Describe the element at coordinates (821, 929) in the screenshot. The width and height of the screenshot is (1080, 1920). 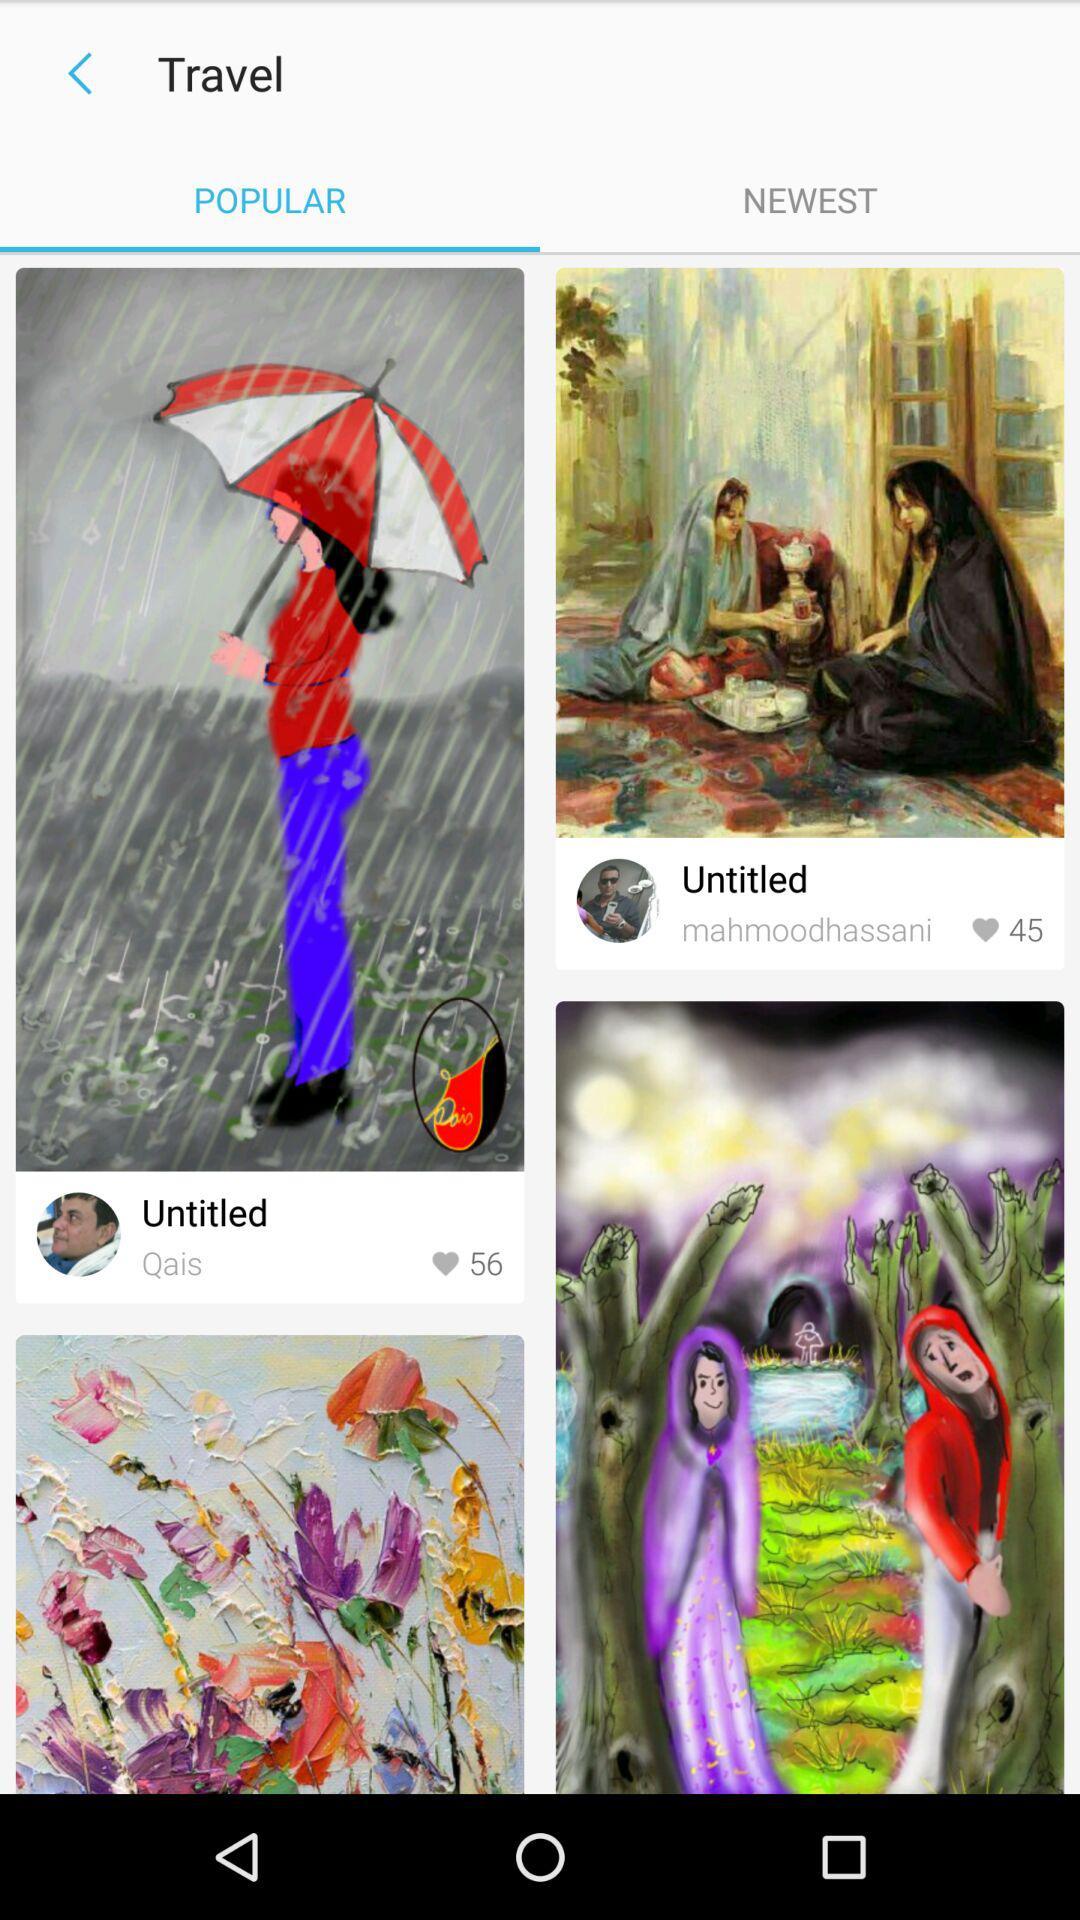
I see `mahmoodhassani` at that location.